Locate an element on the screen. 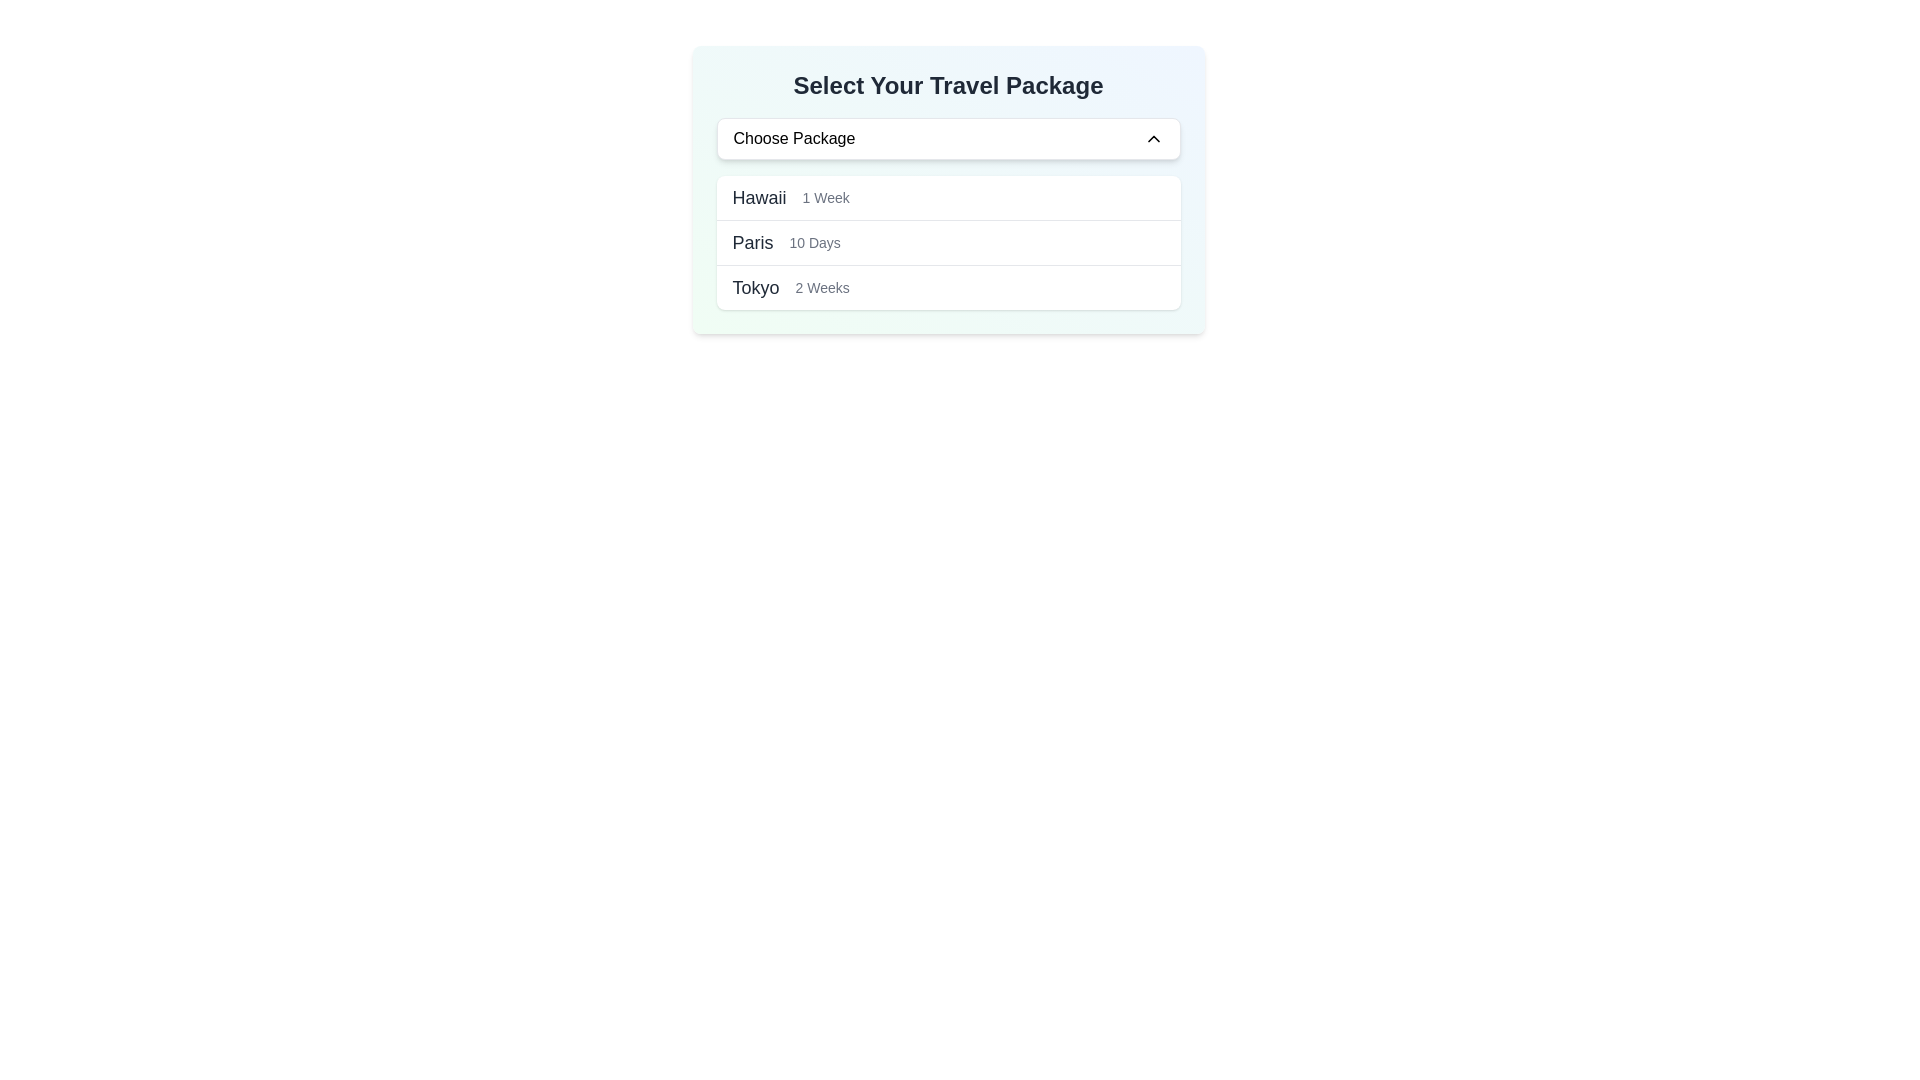 This screenshot has height=1080, width=1920. text label providing additional information about the duration associated with the travel destination 'Paris', which is positioned to the right of 'Paris' in the travel options list is located at coordinates (815, 242).